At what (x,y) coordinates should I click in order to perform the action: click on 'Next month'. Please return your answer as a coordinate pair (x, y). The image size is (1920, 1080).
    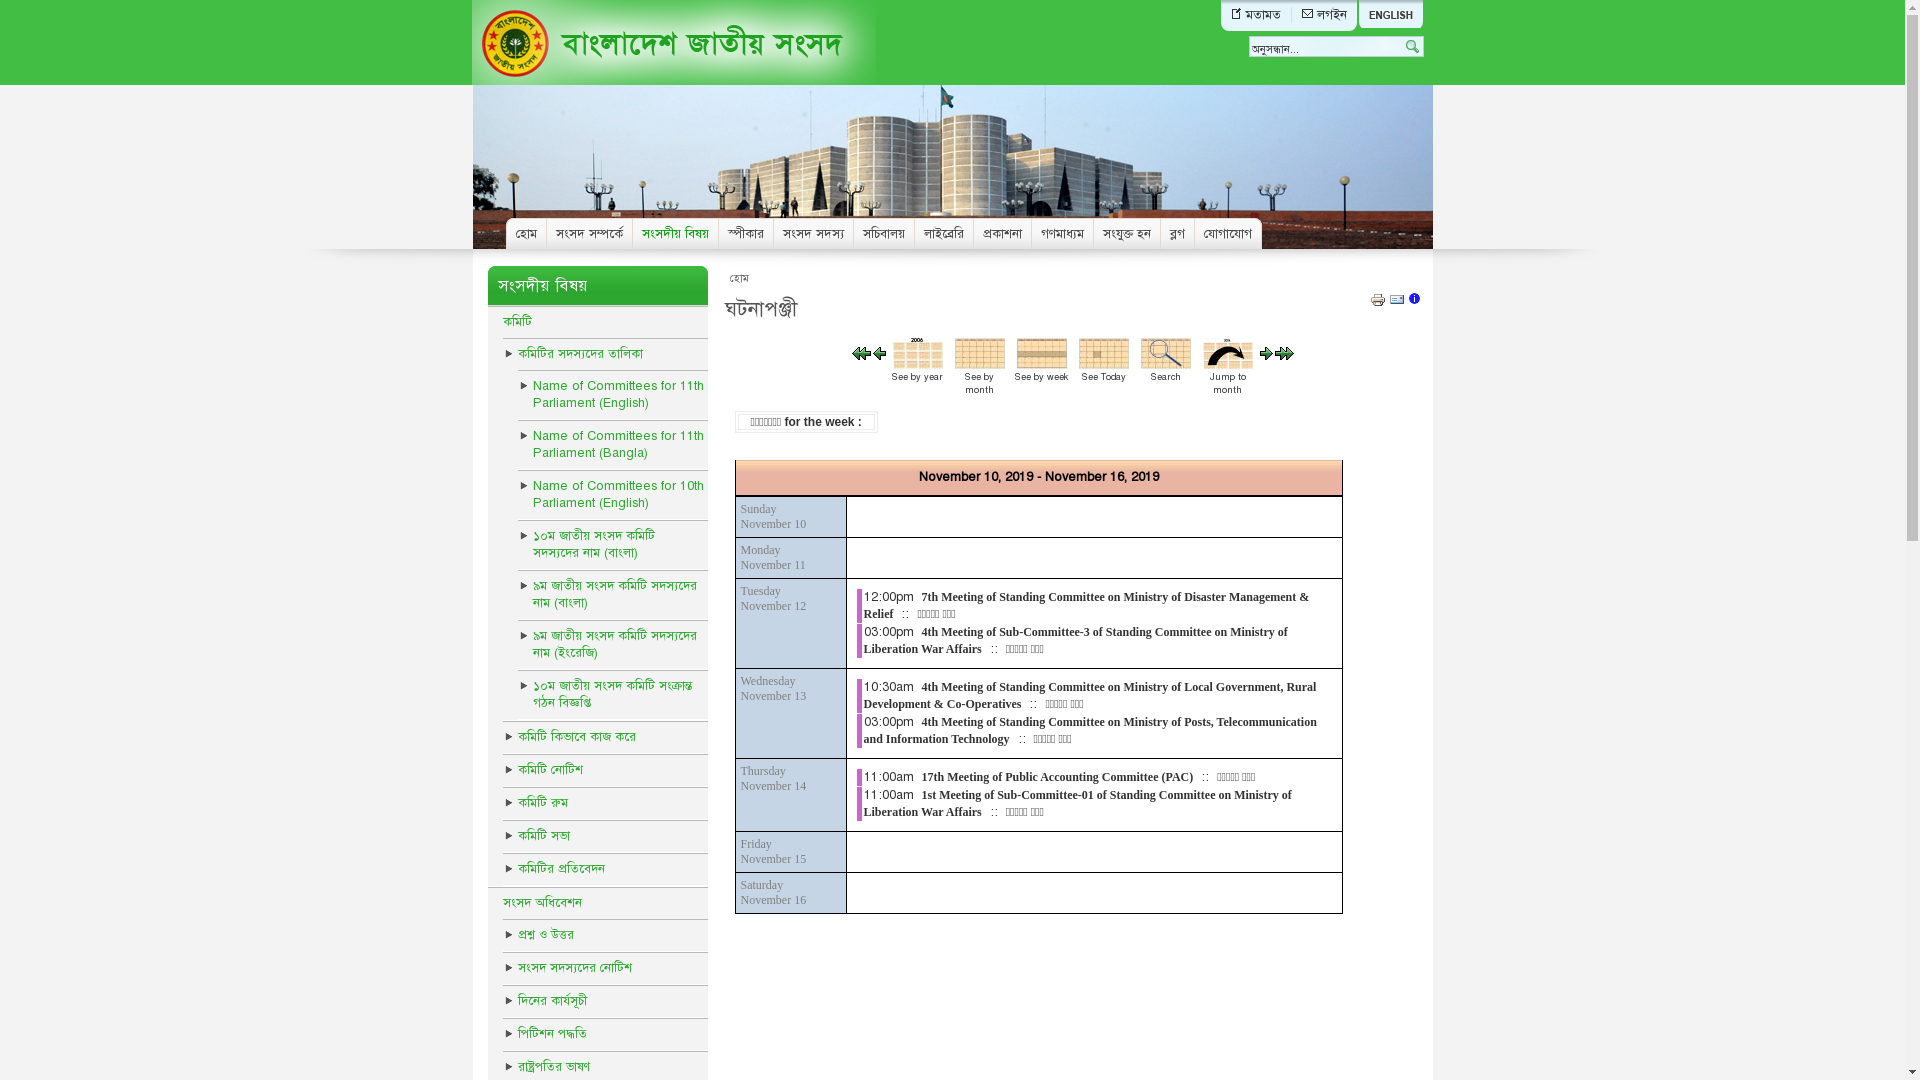
    Looking at the image, I should click on (1274, 354).